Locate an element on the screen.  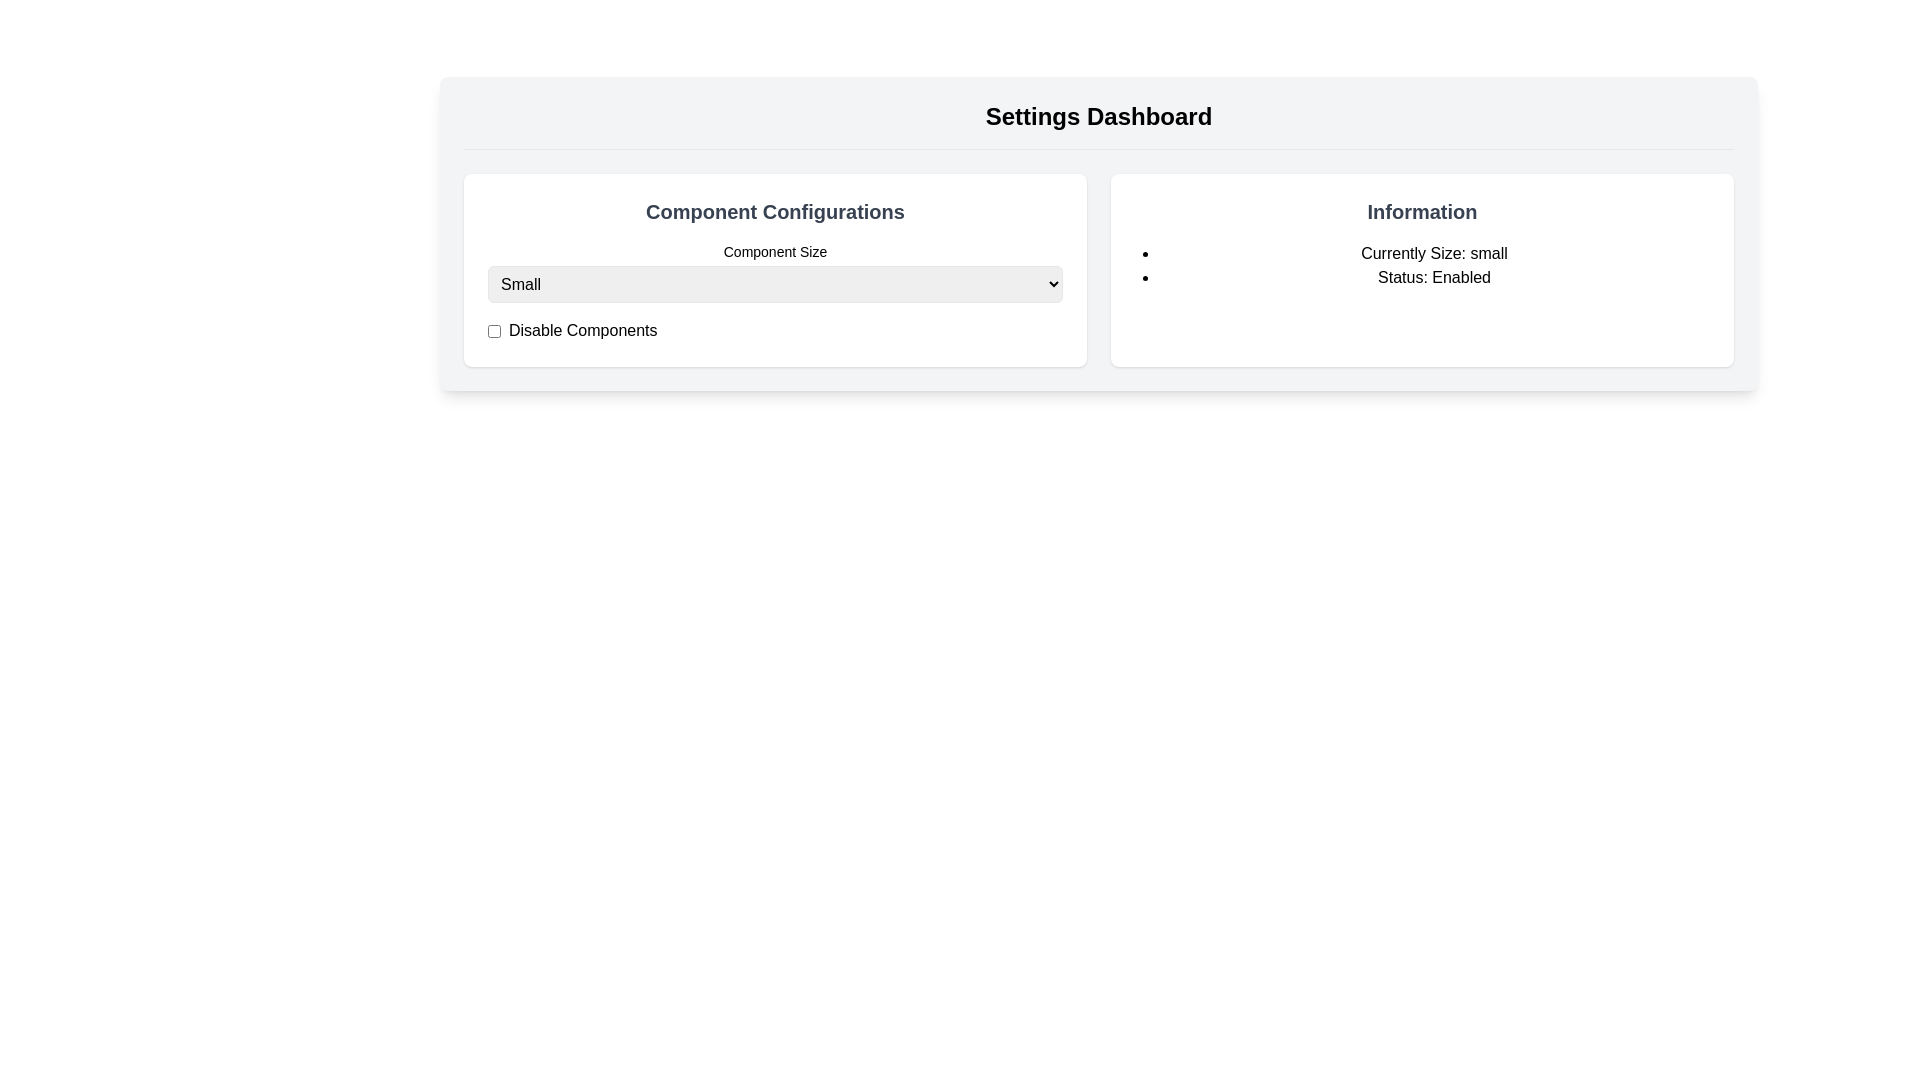
the checkbox located next to the 'Disable Components' label in the 'Component Configurations' section is located at coordinates (494, 330).